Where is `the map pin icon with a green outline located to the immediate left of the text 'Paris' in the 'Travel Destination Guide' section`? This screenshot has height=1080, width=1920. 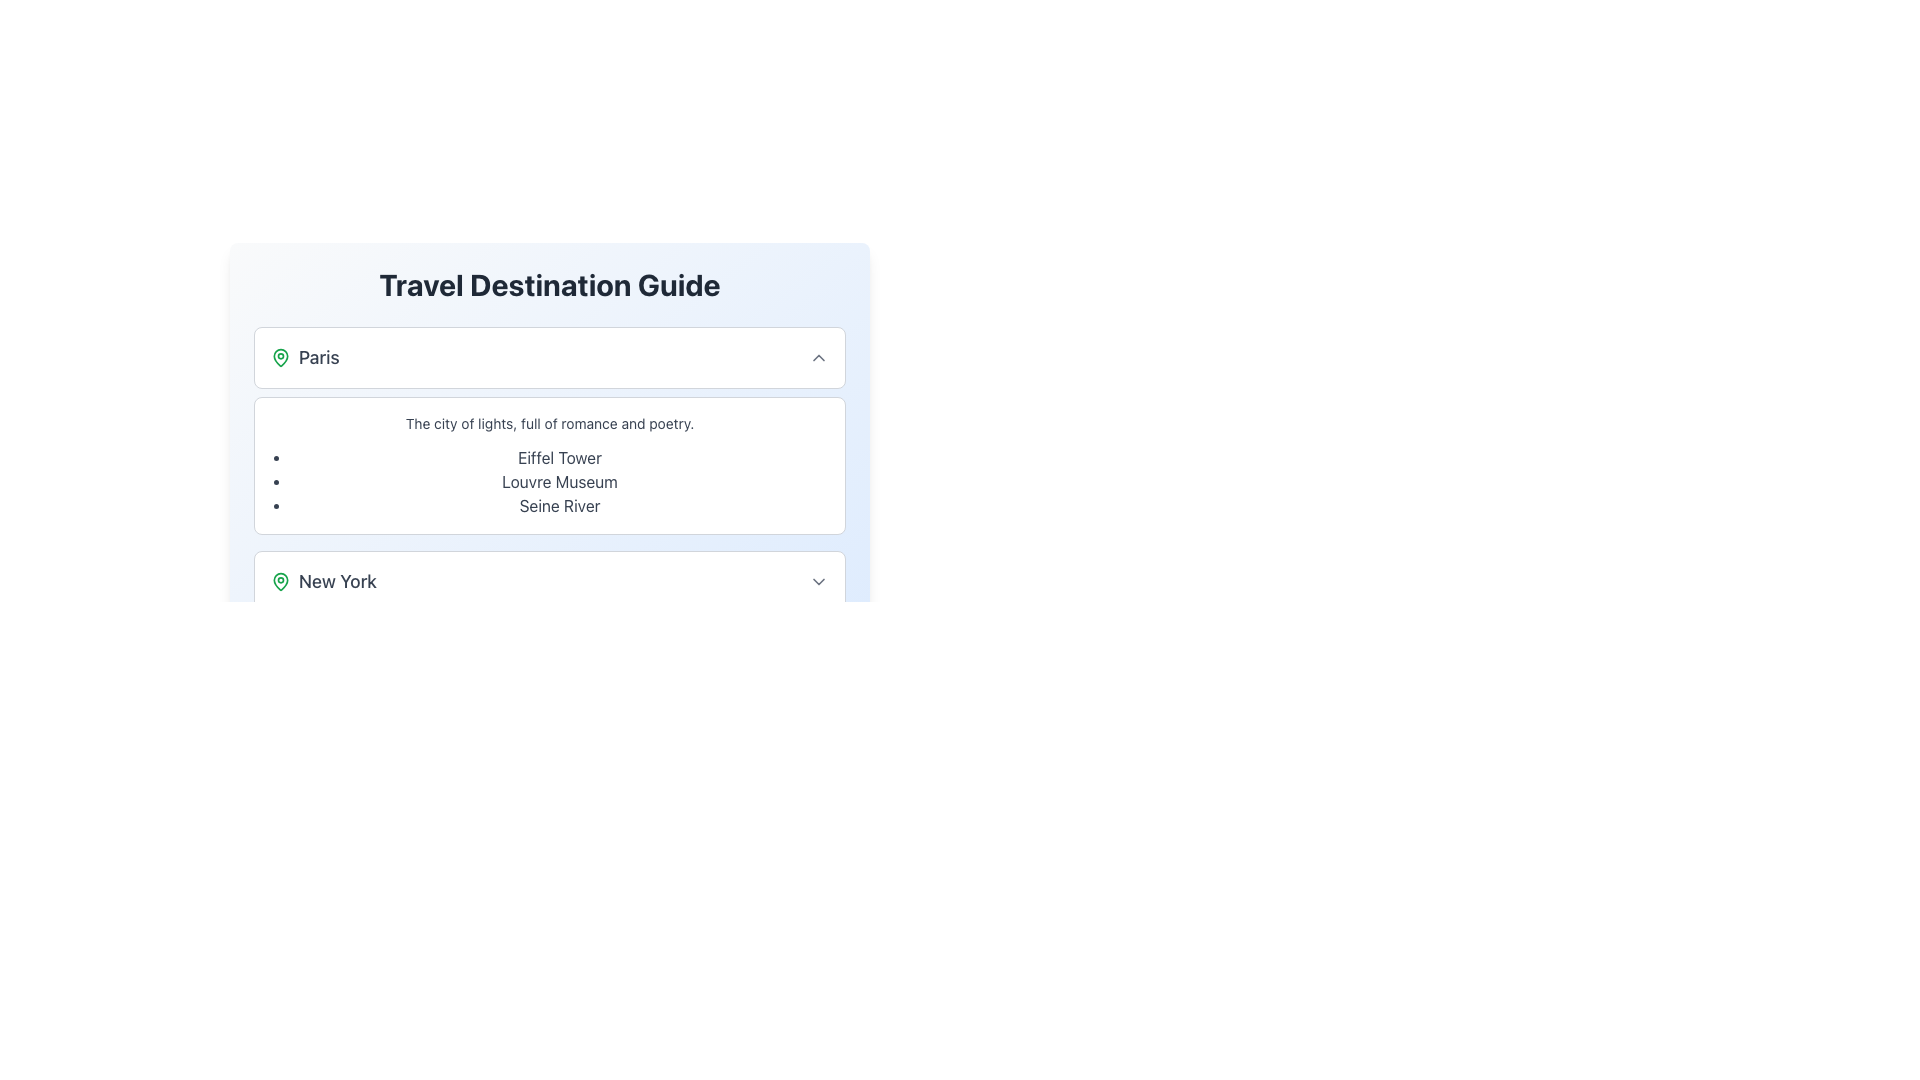 the map pin icon with a green outline located to the immediate left of the text 'Paris' in the 'Travel Destination Guide' section is located at coordinates (280, 357).